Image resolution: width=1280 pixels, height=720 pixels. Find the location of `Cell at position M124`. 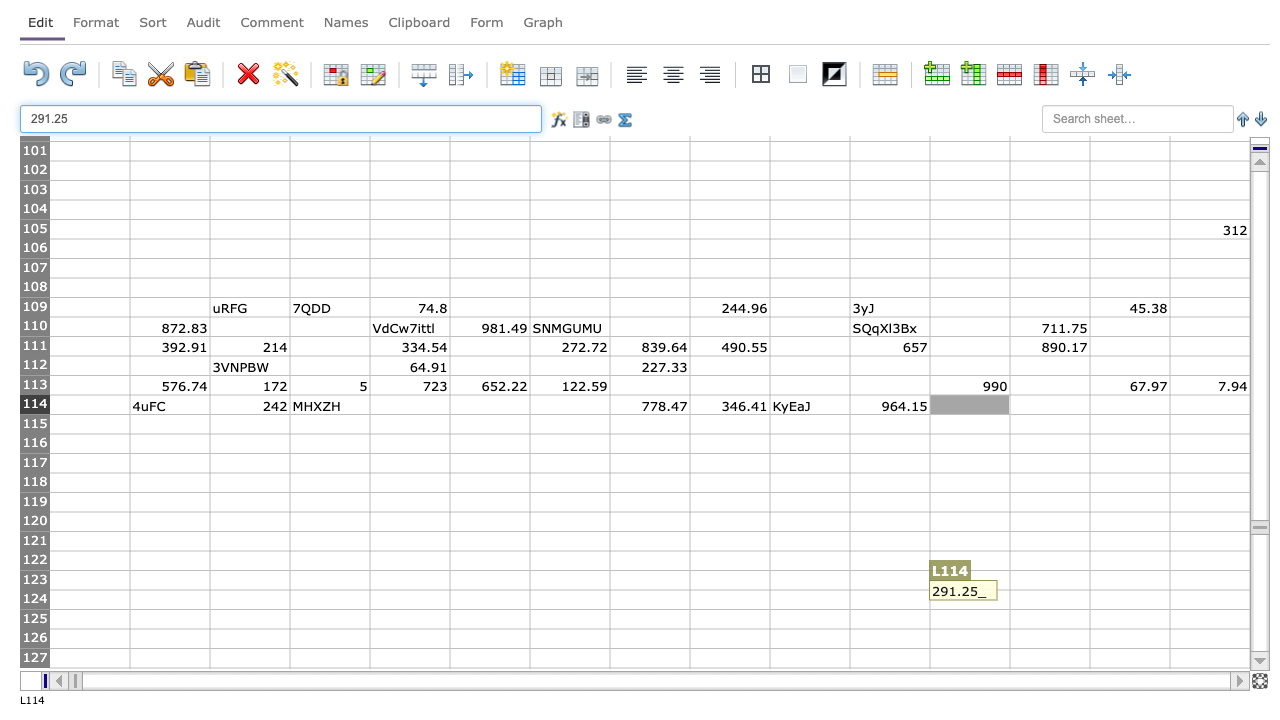

Cell at position M124 is located at coordinates (1048, 598).